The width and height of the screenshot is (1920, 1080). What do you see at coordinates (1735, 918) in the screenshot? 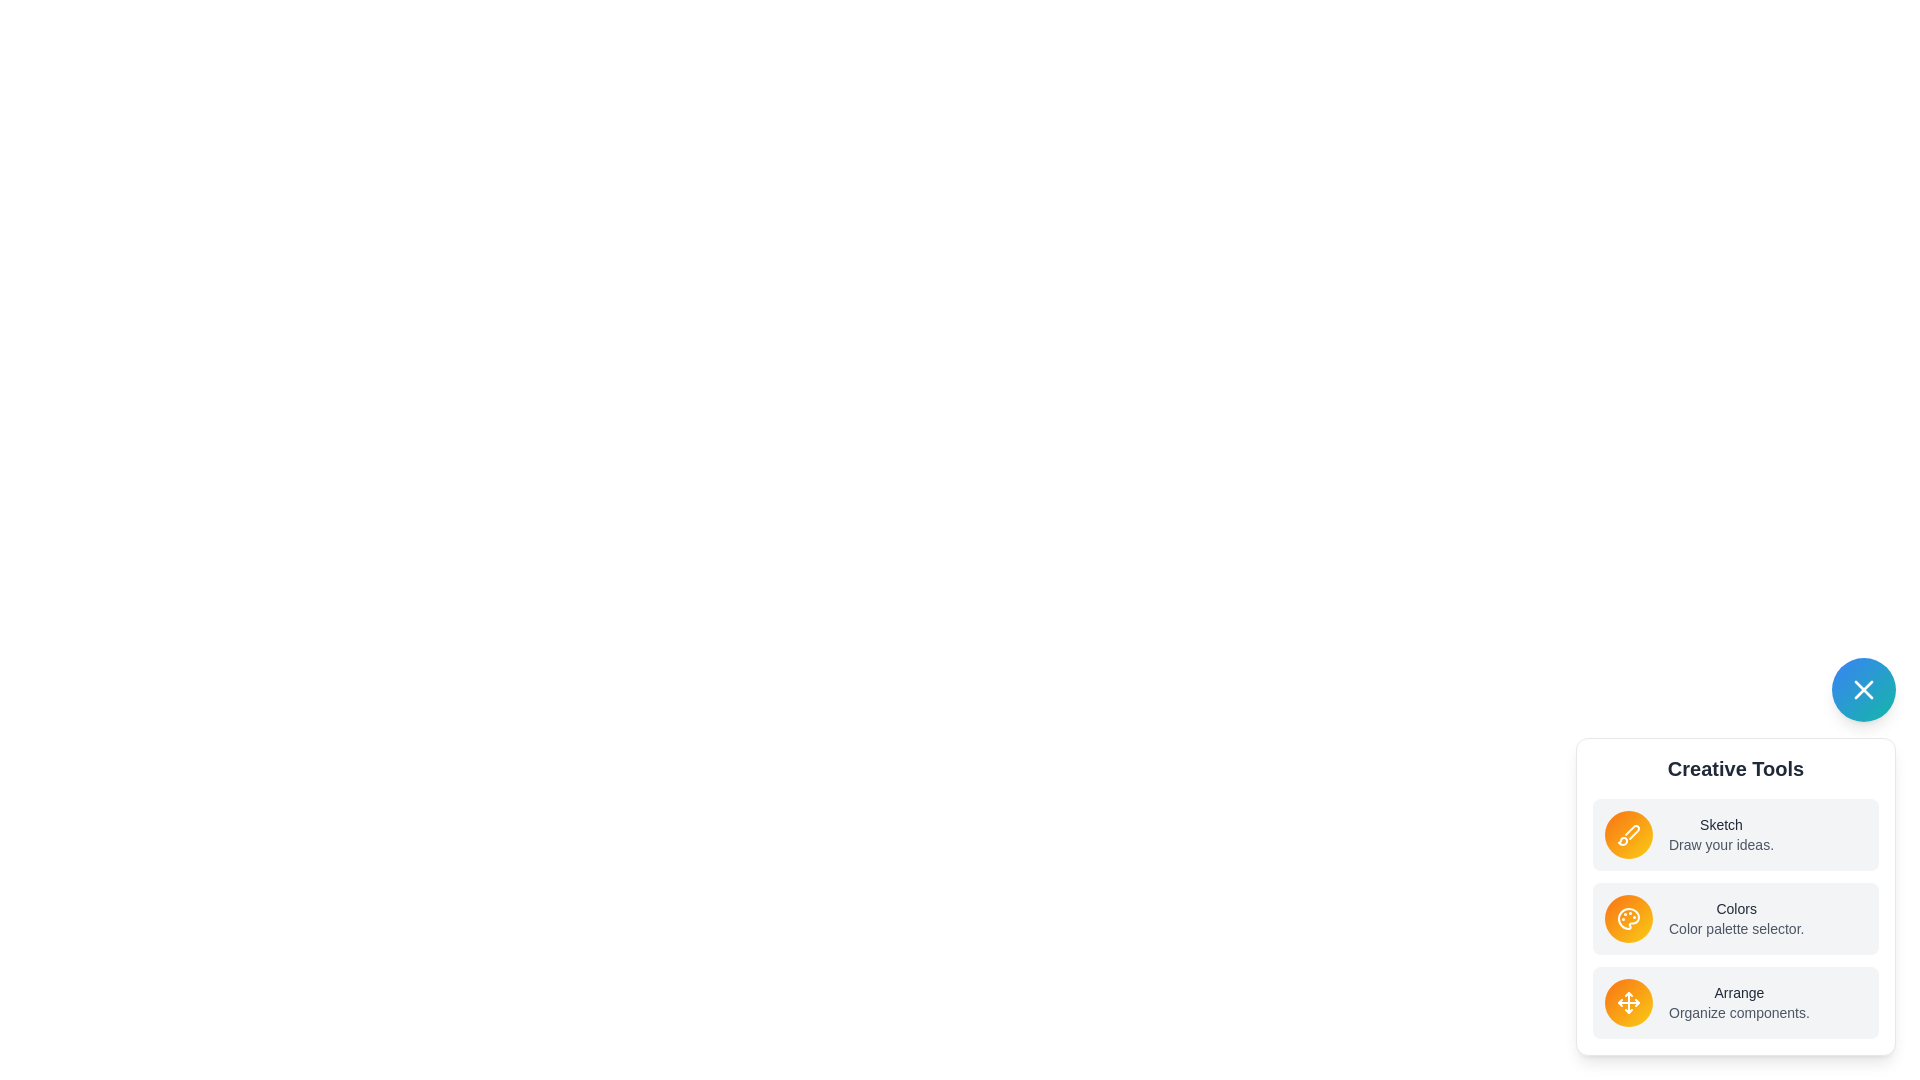
I see `the tool labeled Colors in the list` at bounding box center [1735, 918].